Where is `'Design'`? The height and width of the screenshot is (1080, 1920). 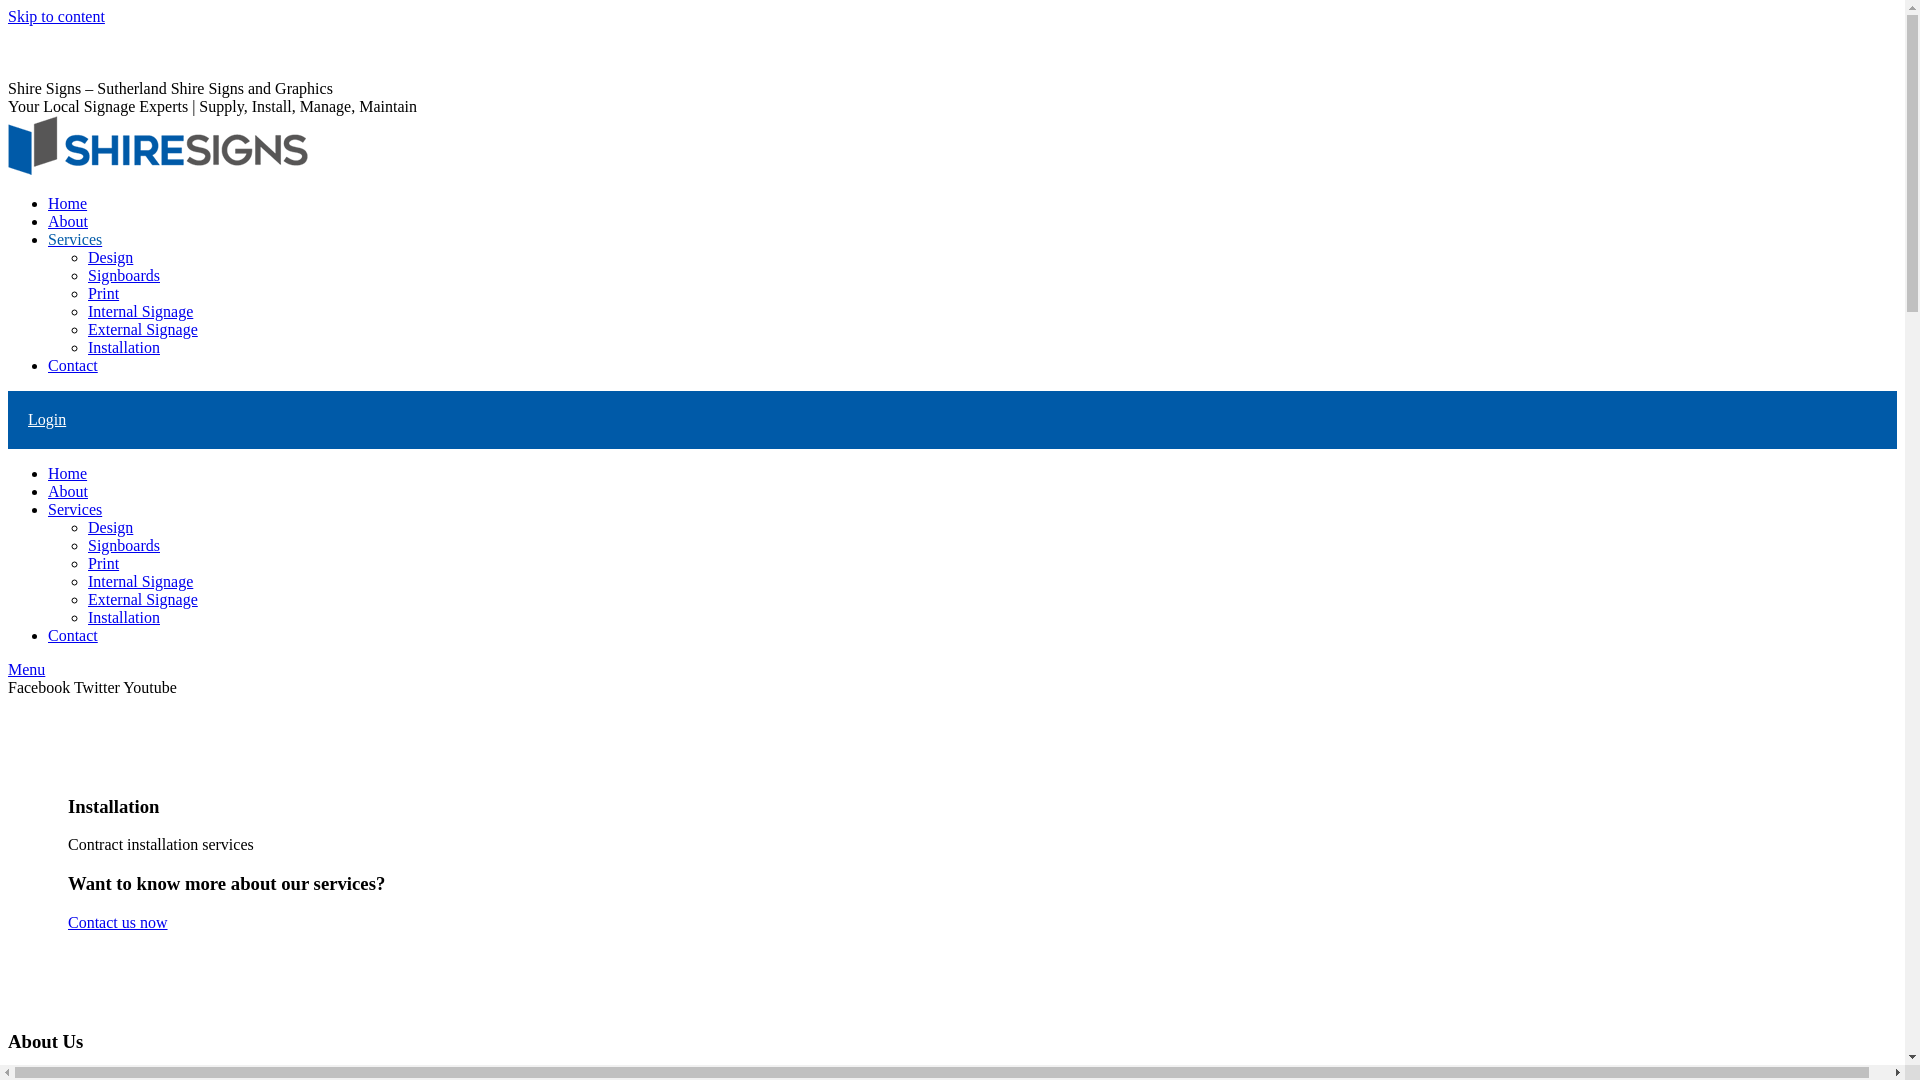
'Design' is located at coordinates (109, 526).